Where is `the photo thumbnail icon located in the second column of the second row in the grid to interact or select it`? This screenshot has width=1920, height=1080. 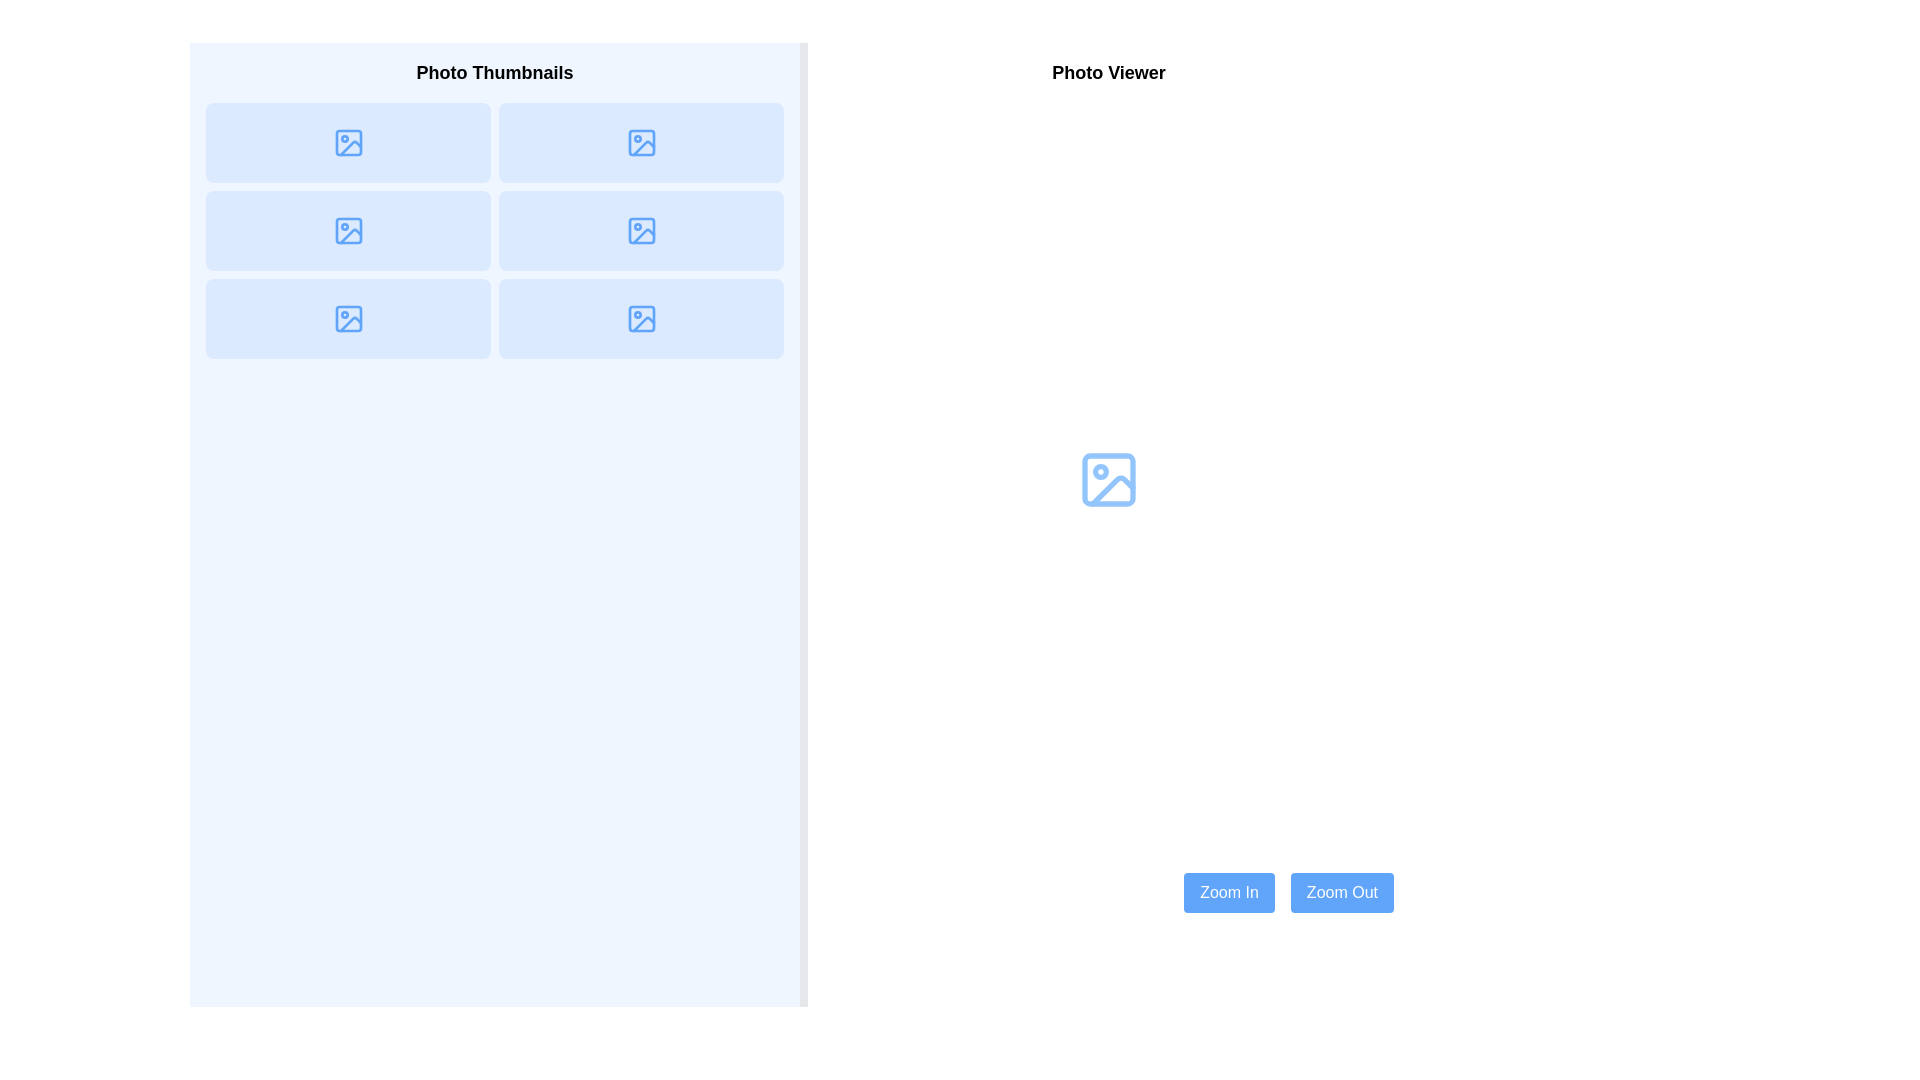 the photo thumbnail icon located in the second column of the second row in the grid to interact or select it is located at coordinates (641, 230).